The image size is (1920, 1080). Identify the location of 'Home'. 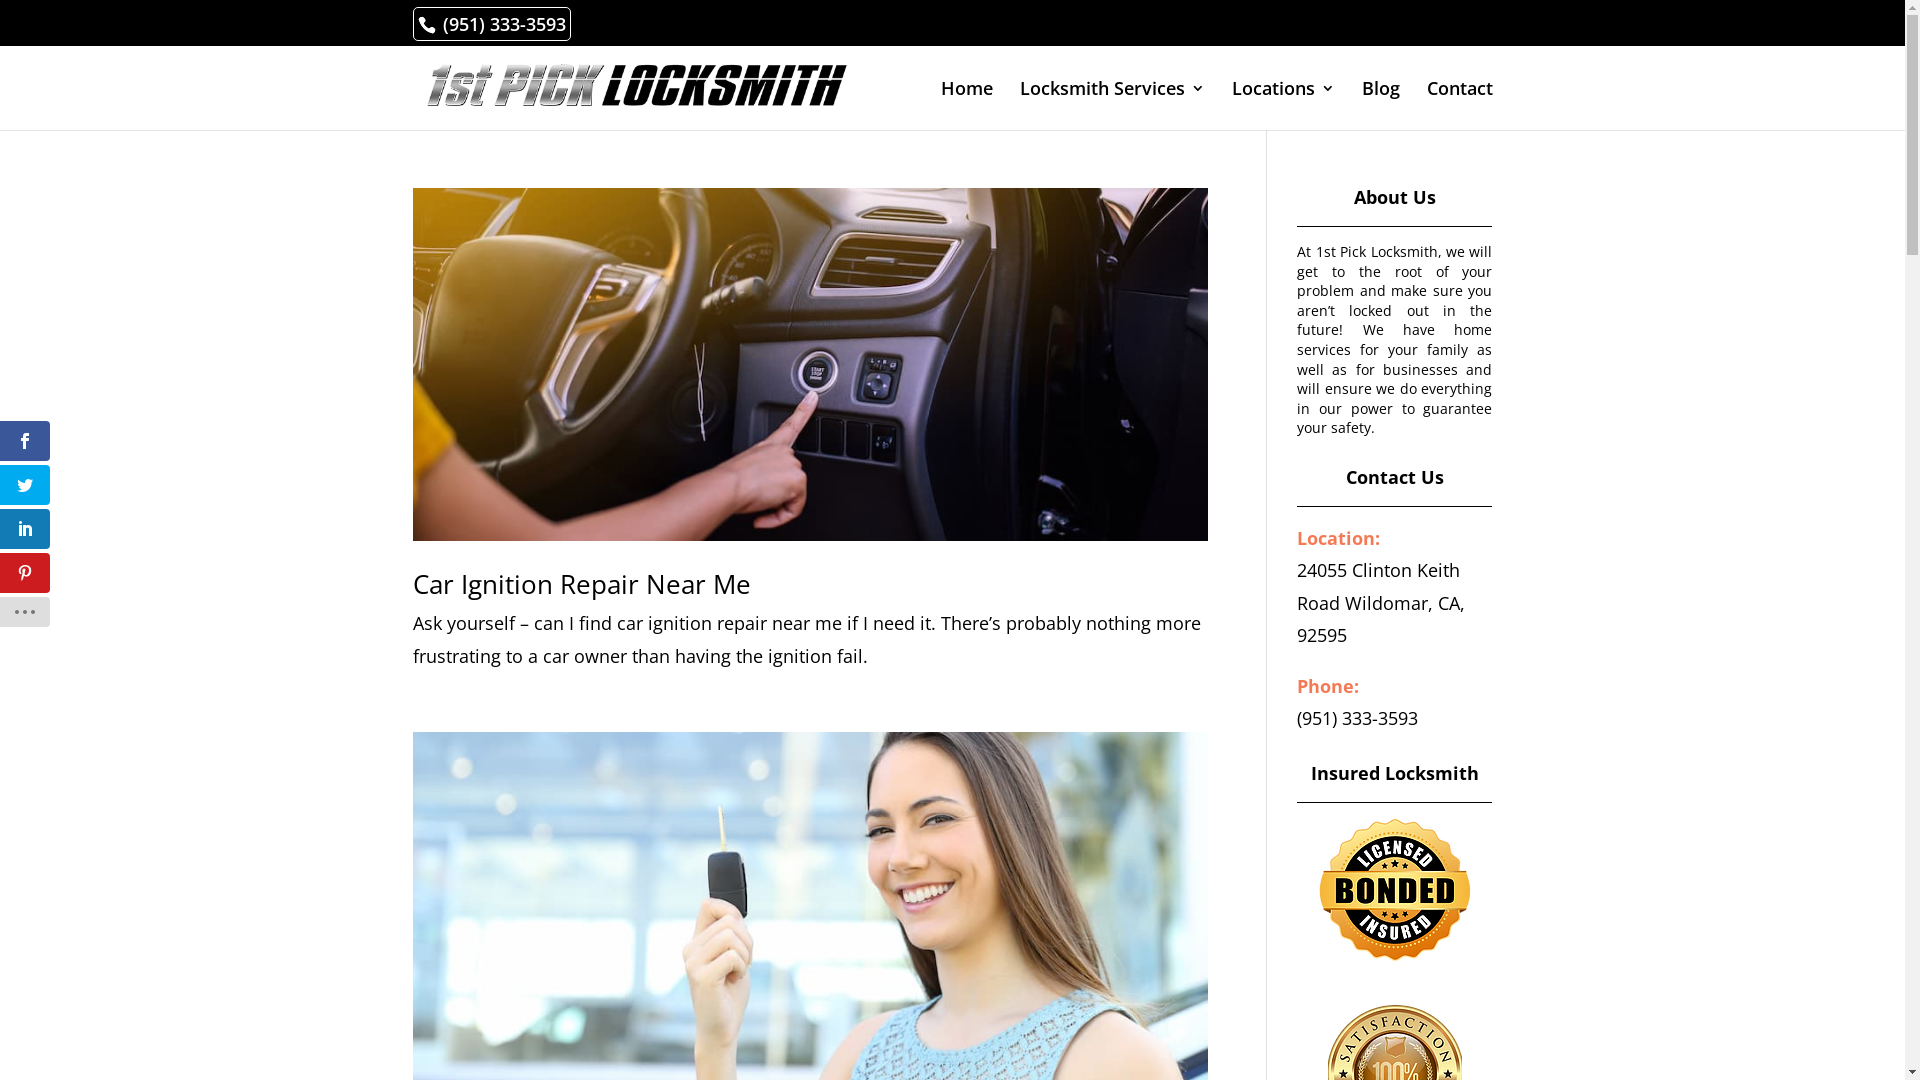
(939, 105).